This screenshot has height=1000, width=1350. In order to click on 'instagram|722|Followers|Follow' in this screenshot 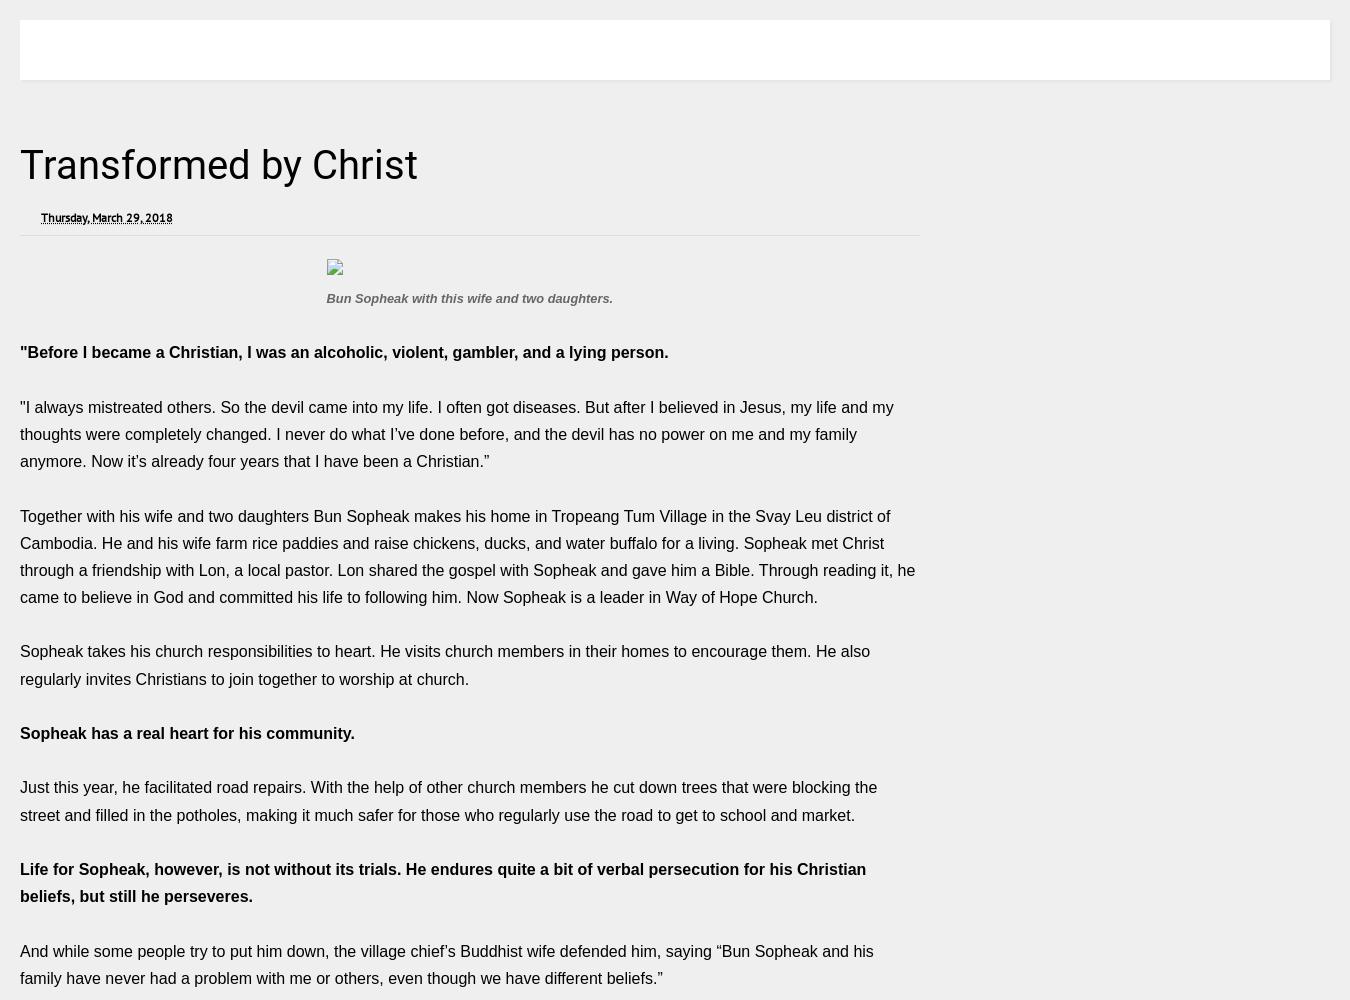, I will do `click(1102, 397)`.